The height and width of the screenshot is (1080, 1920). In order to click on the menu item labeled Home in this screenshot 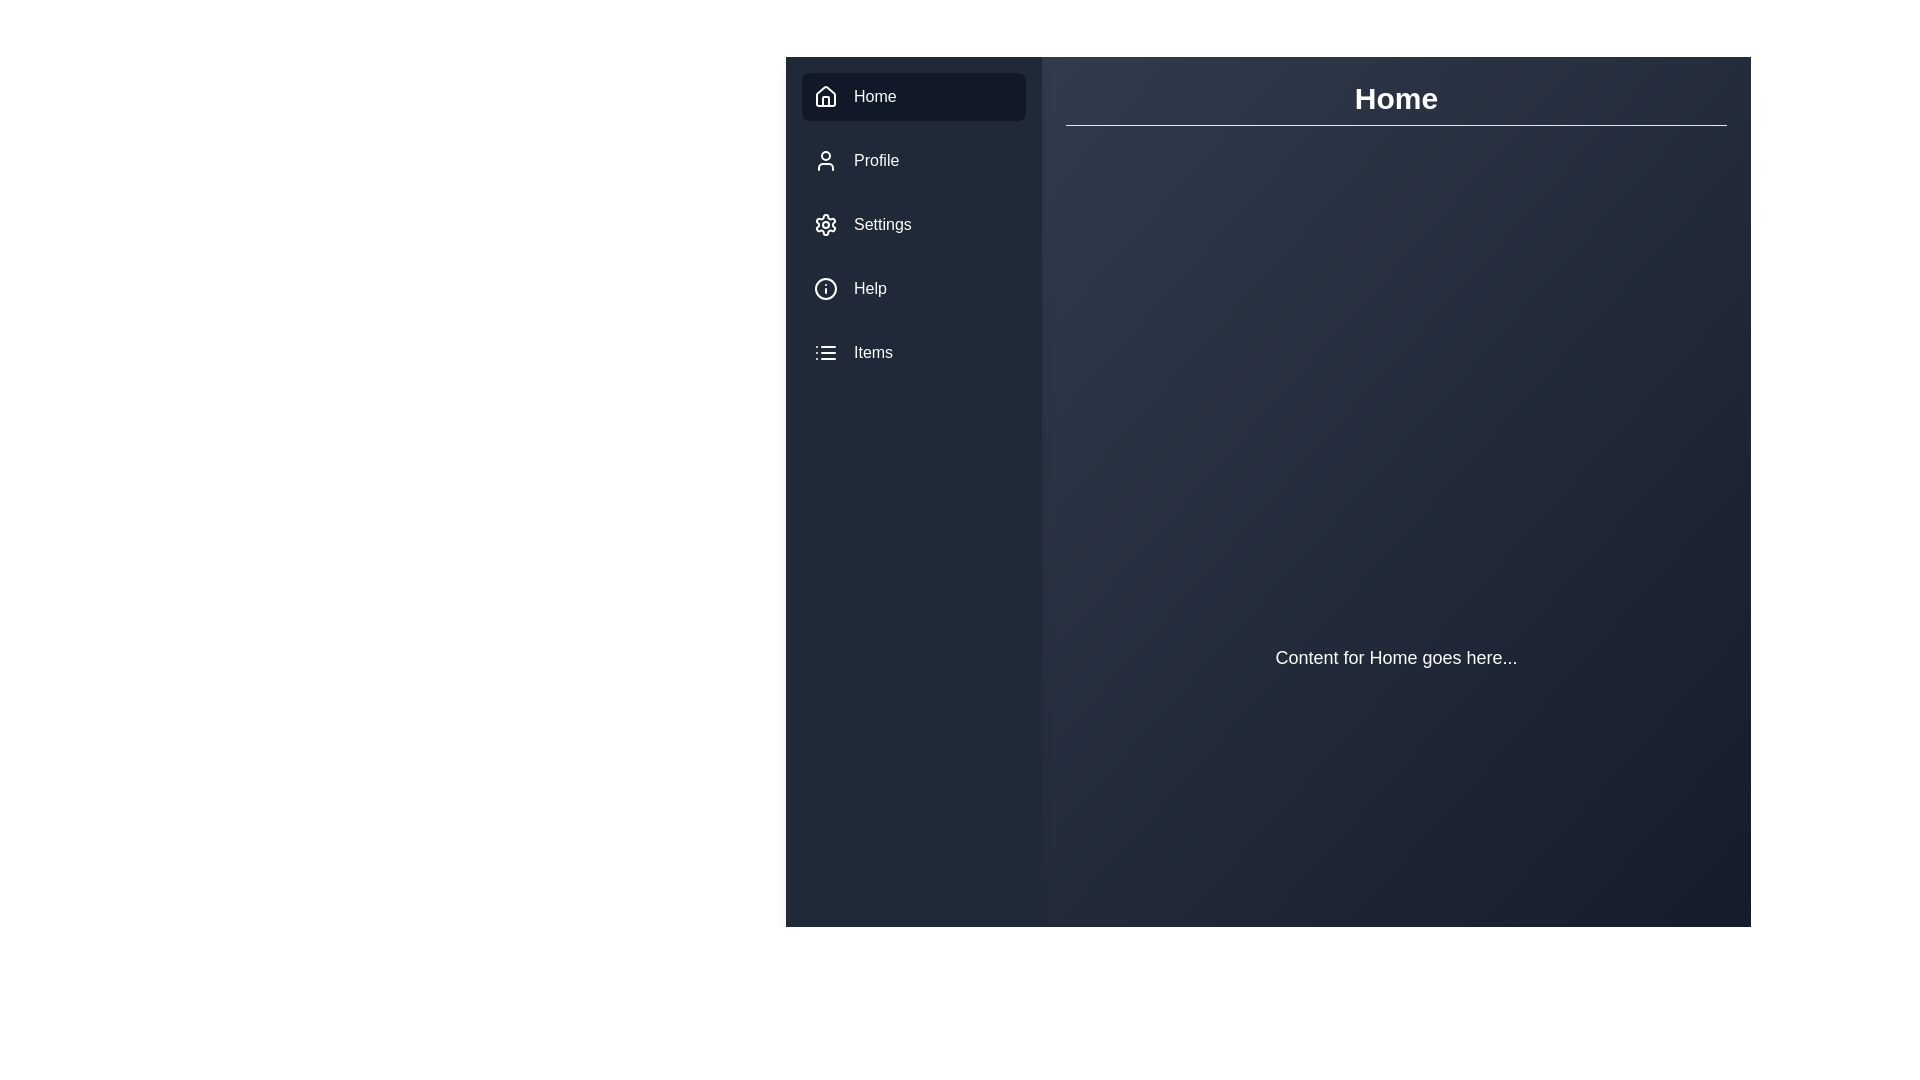, I will do `click(912, 96)`.